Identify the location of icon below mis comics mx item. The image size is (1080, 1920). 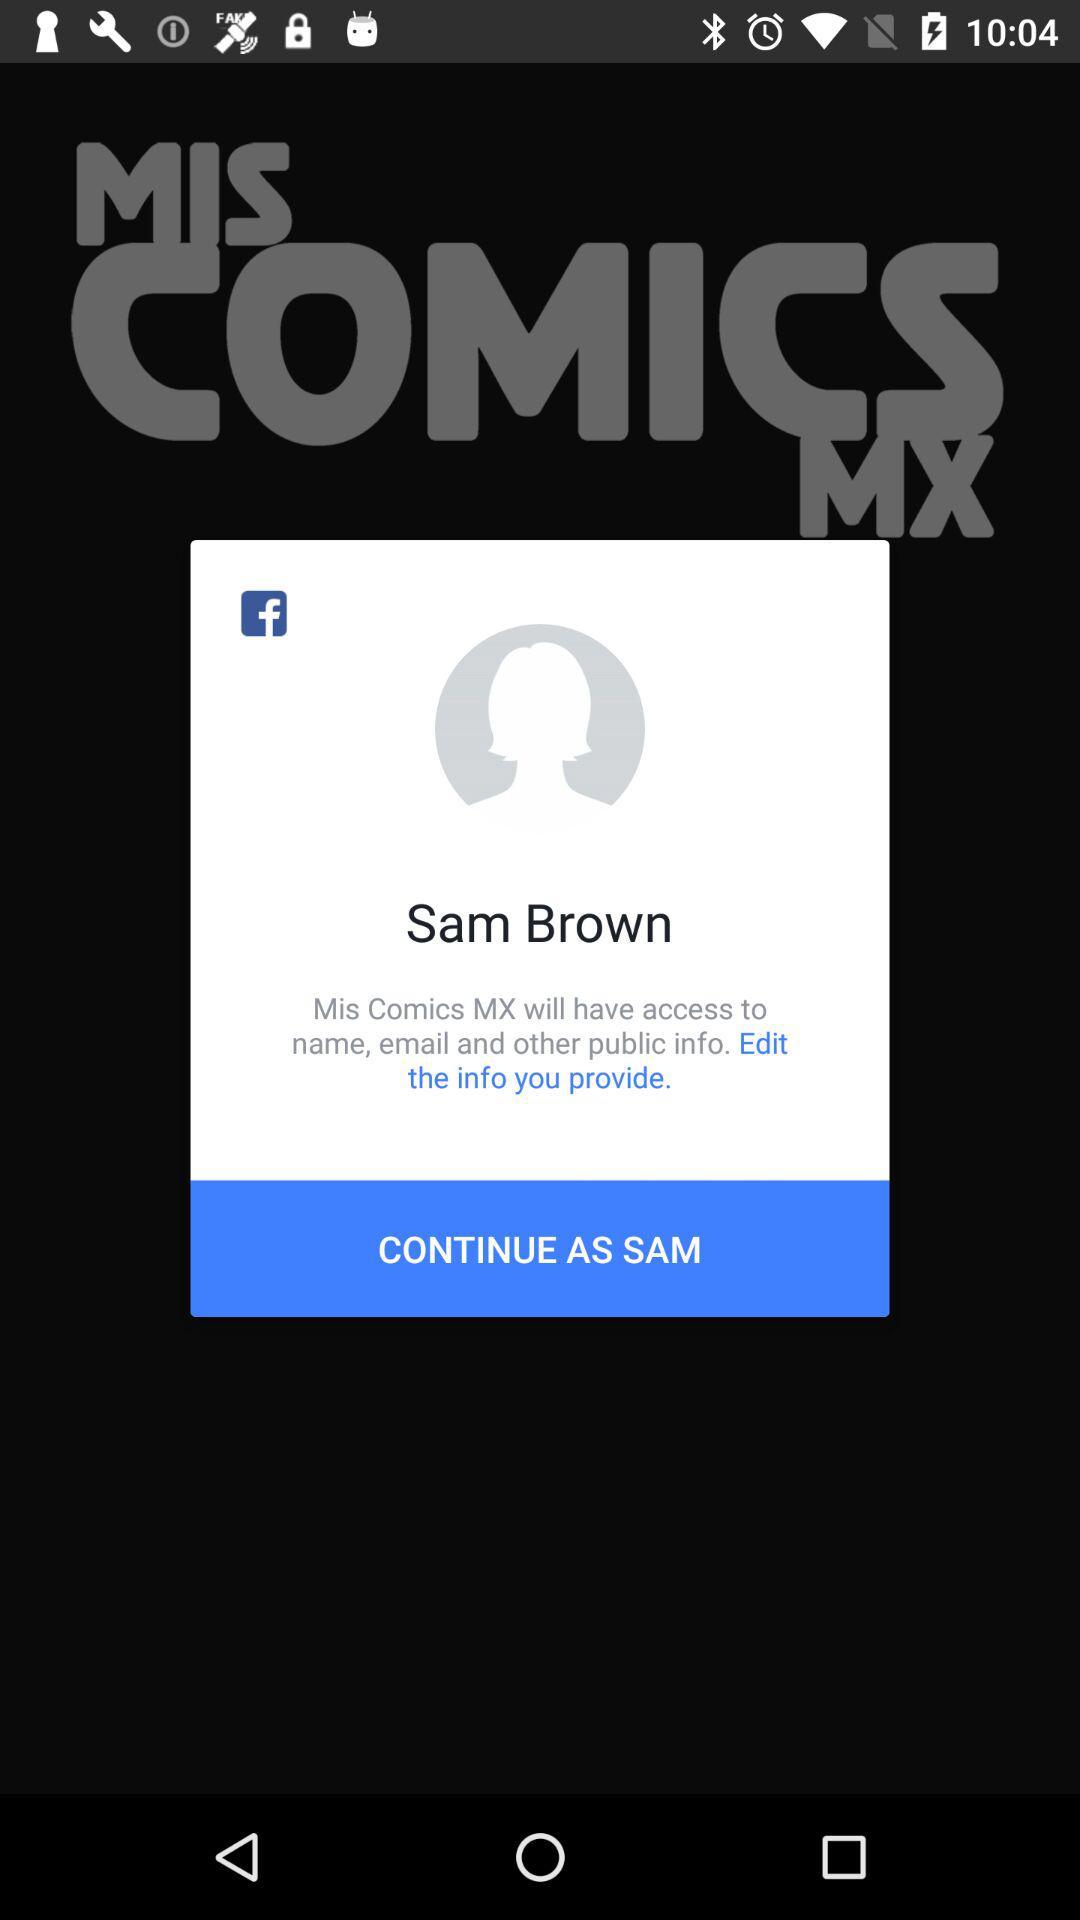
(540, 1247).